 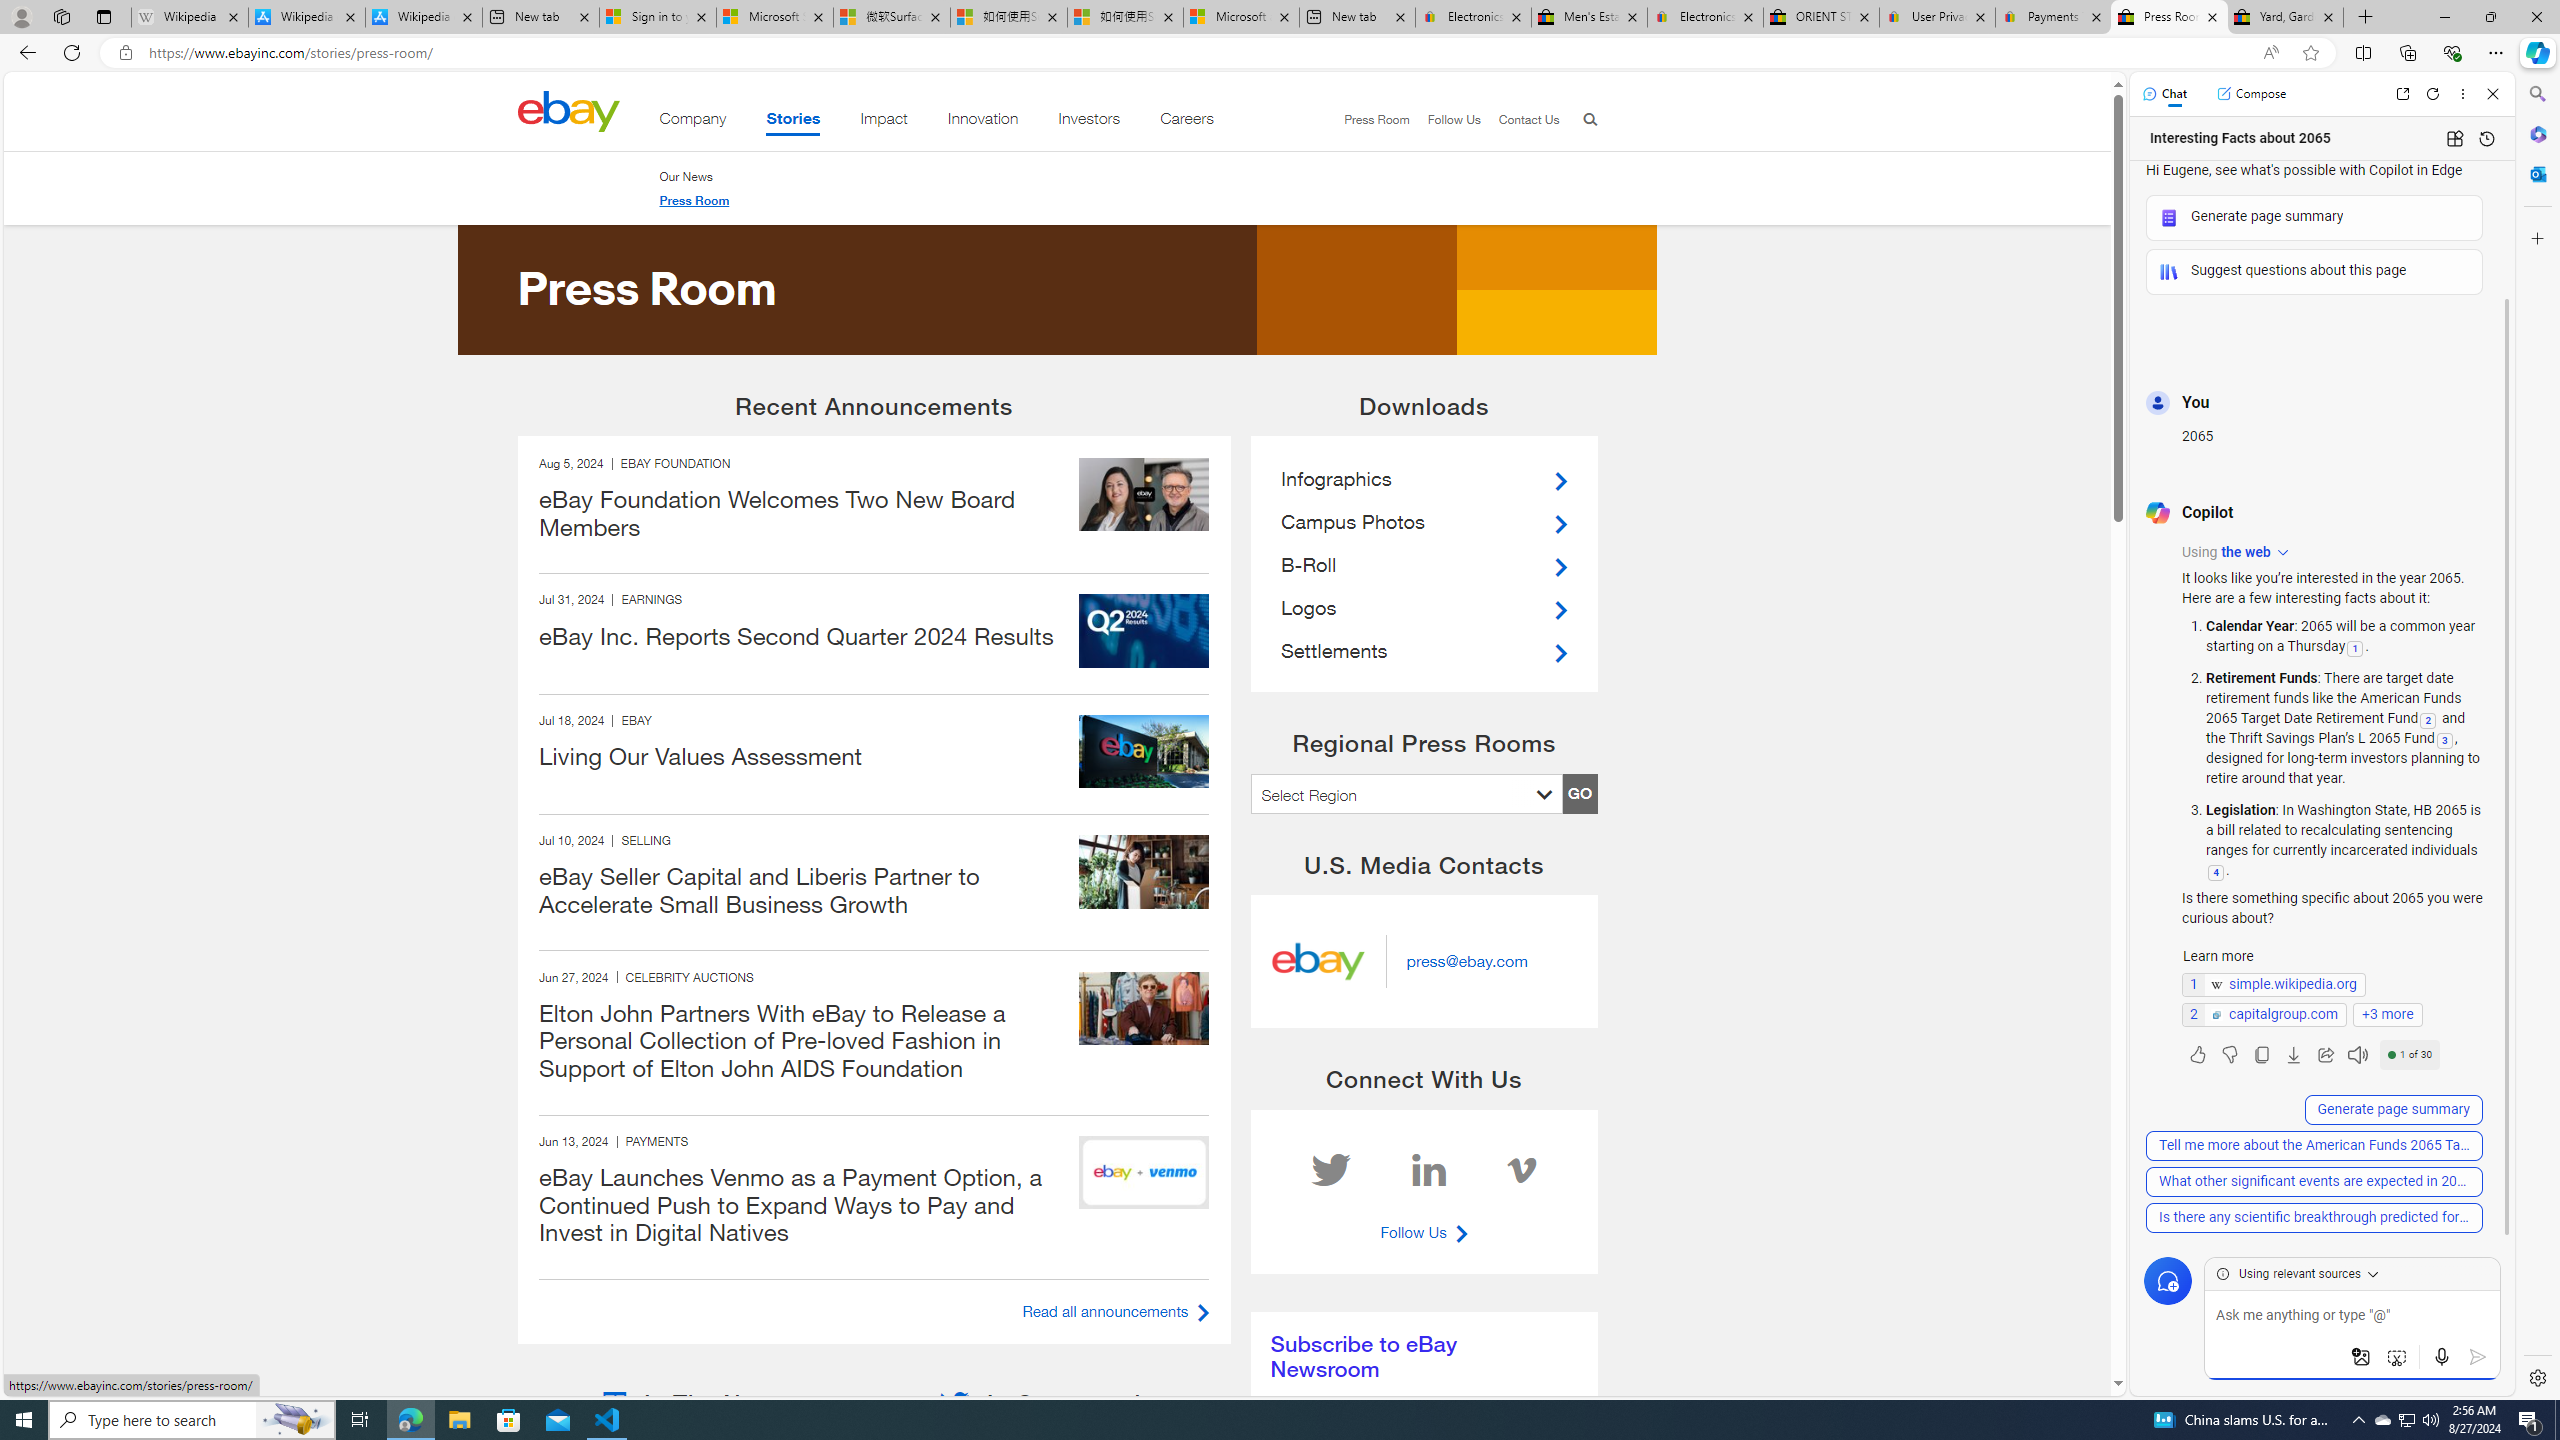 I want to click on 'GO', so click(x=1578, y=792).